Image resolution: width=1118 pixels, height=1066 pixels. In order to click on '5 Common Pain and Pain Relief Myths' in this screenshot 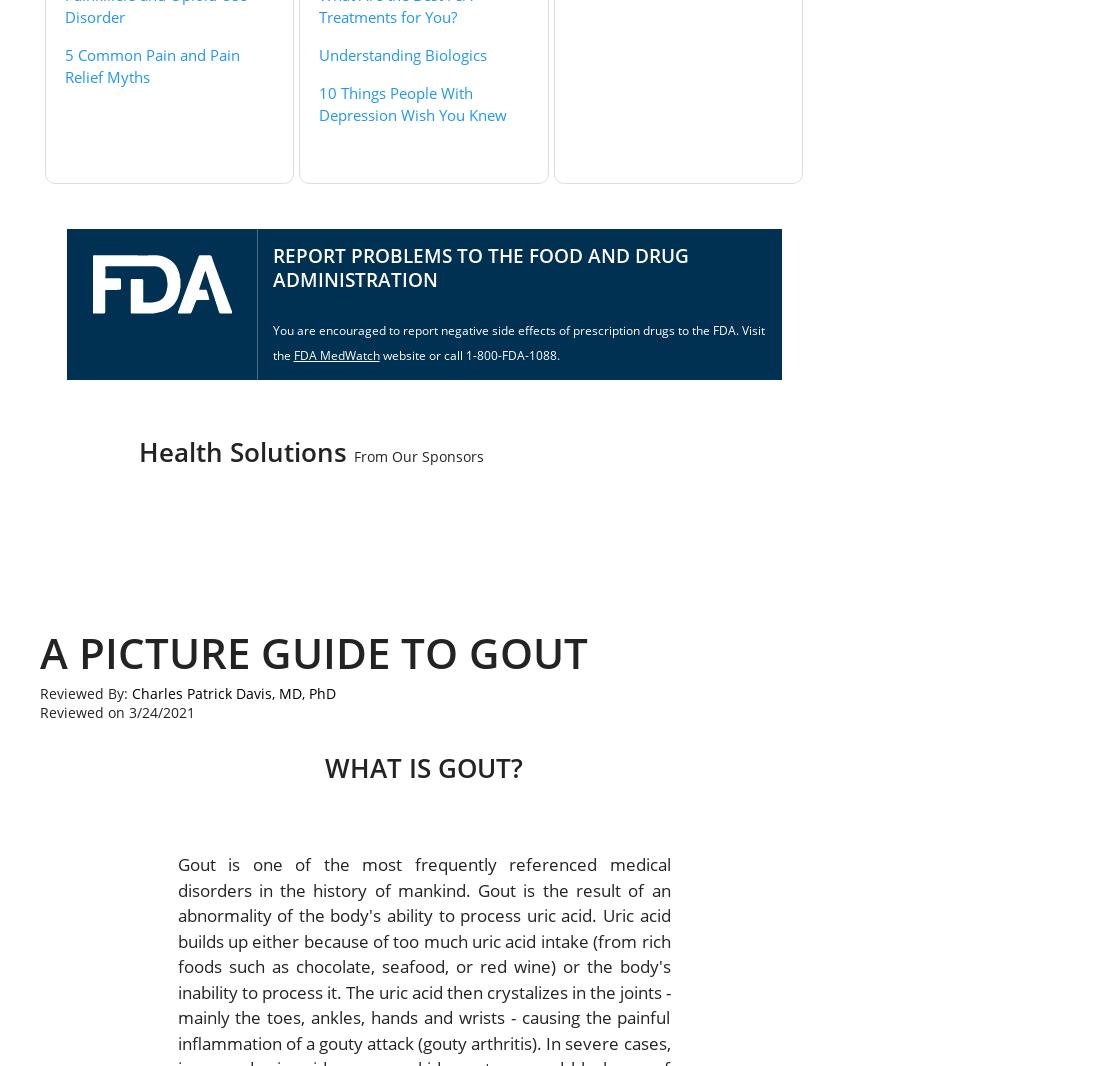, I will do `click(152, 64)`.